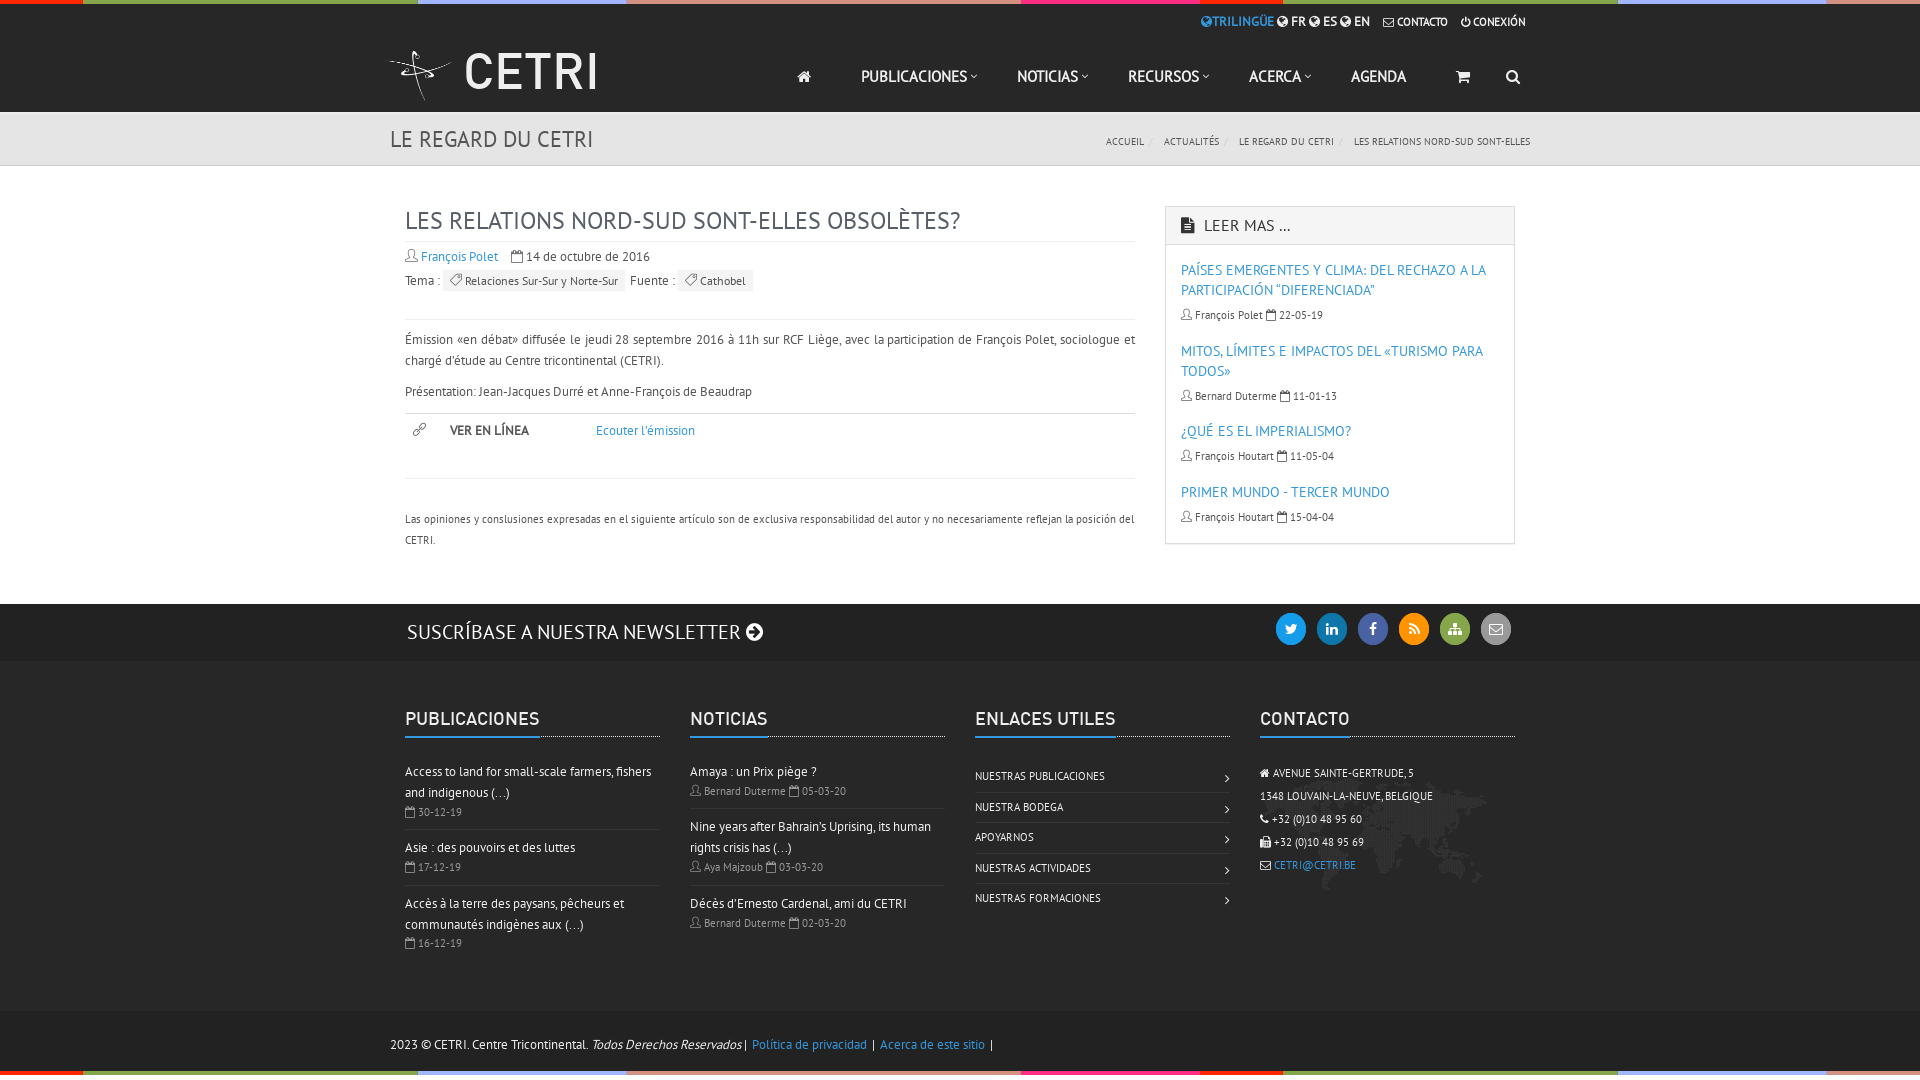  What do you see at coordinates (677, 280) in the screenshot?
I see `'Cathobel'` at bounding box center [677, 280].